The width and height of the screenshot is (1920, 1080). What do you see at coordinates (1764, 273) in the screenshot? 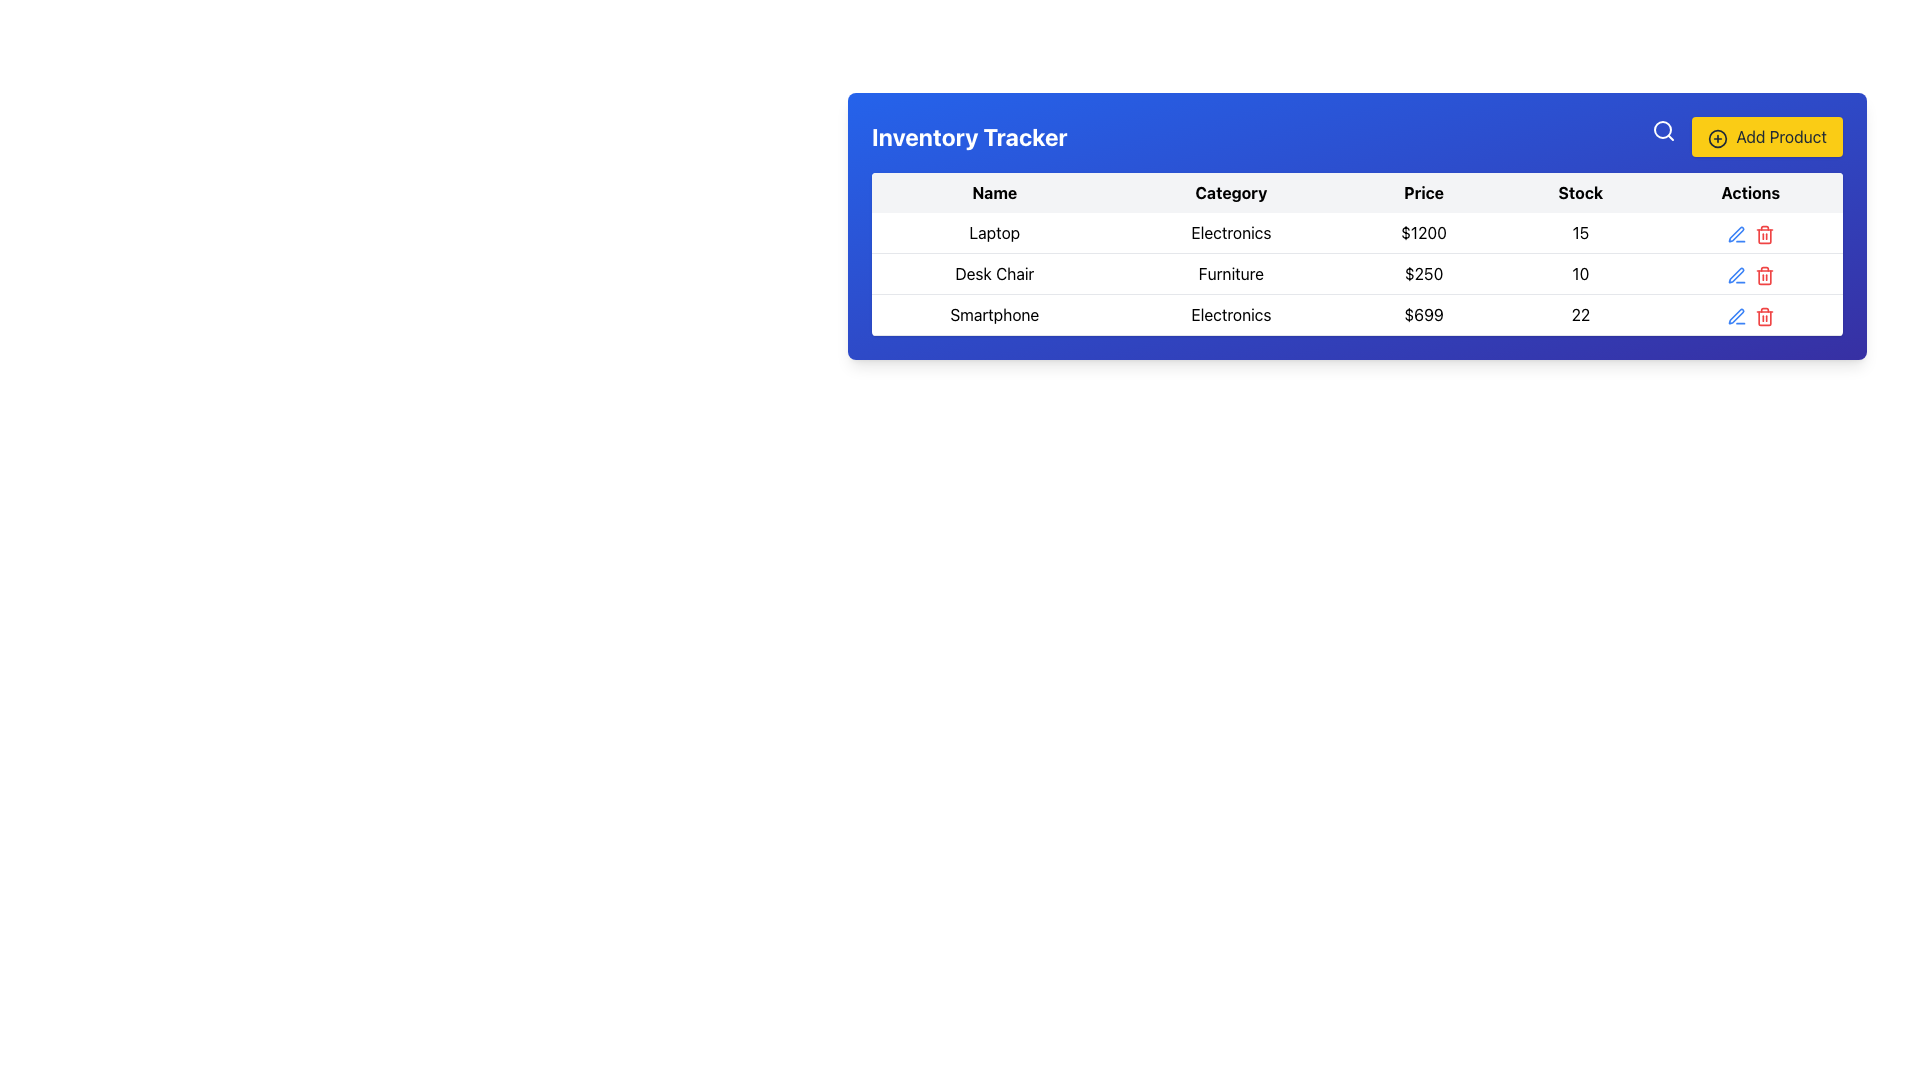
I see `the second trash bin icon in the 'Actions' column of the table` at bounding box center [1764, 273].